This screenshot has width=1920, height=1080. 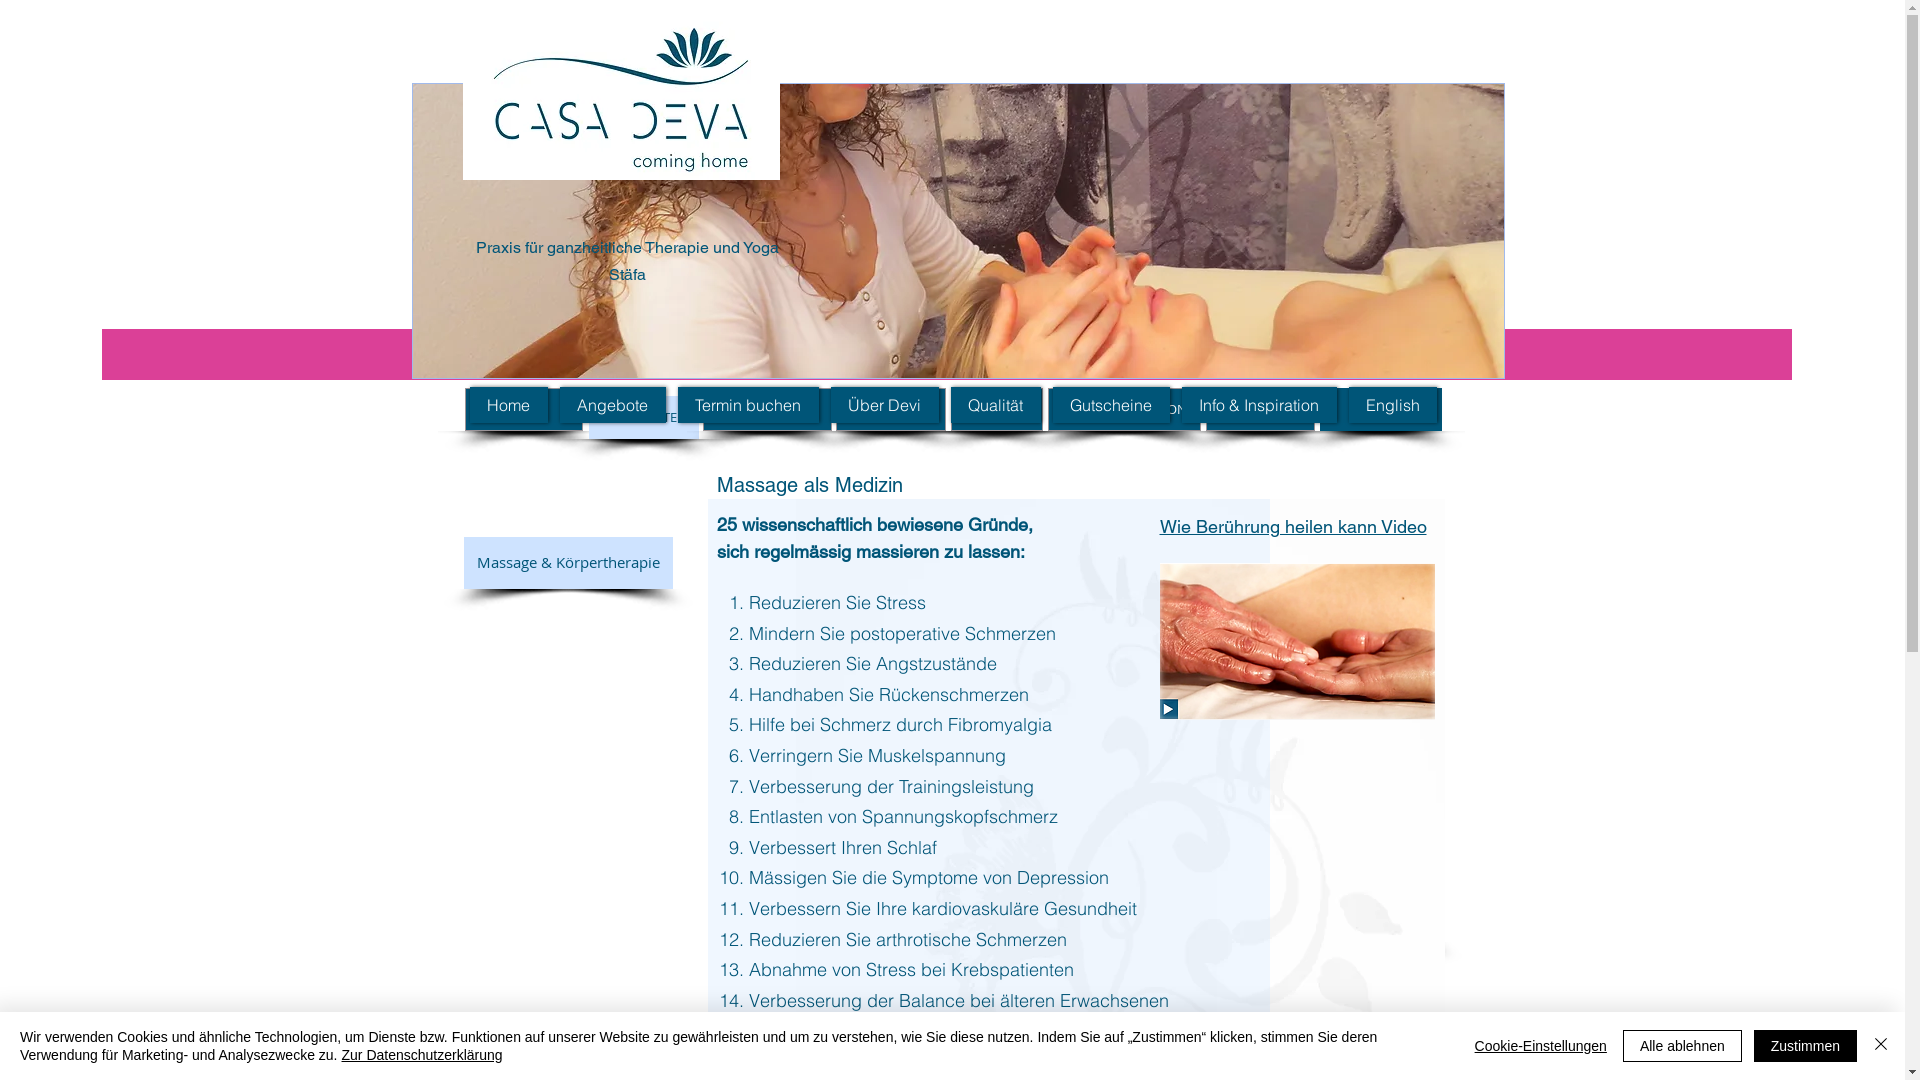 I want to click on 'ANGEBOTE', so click(x=643, y=416).